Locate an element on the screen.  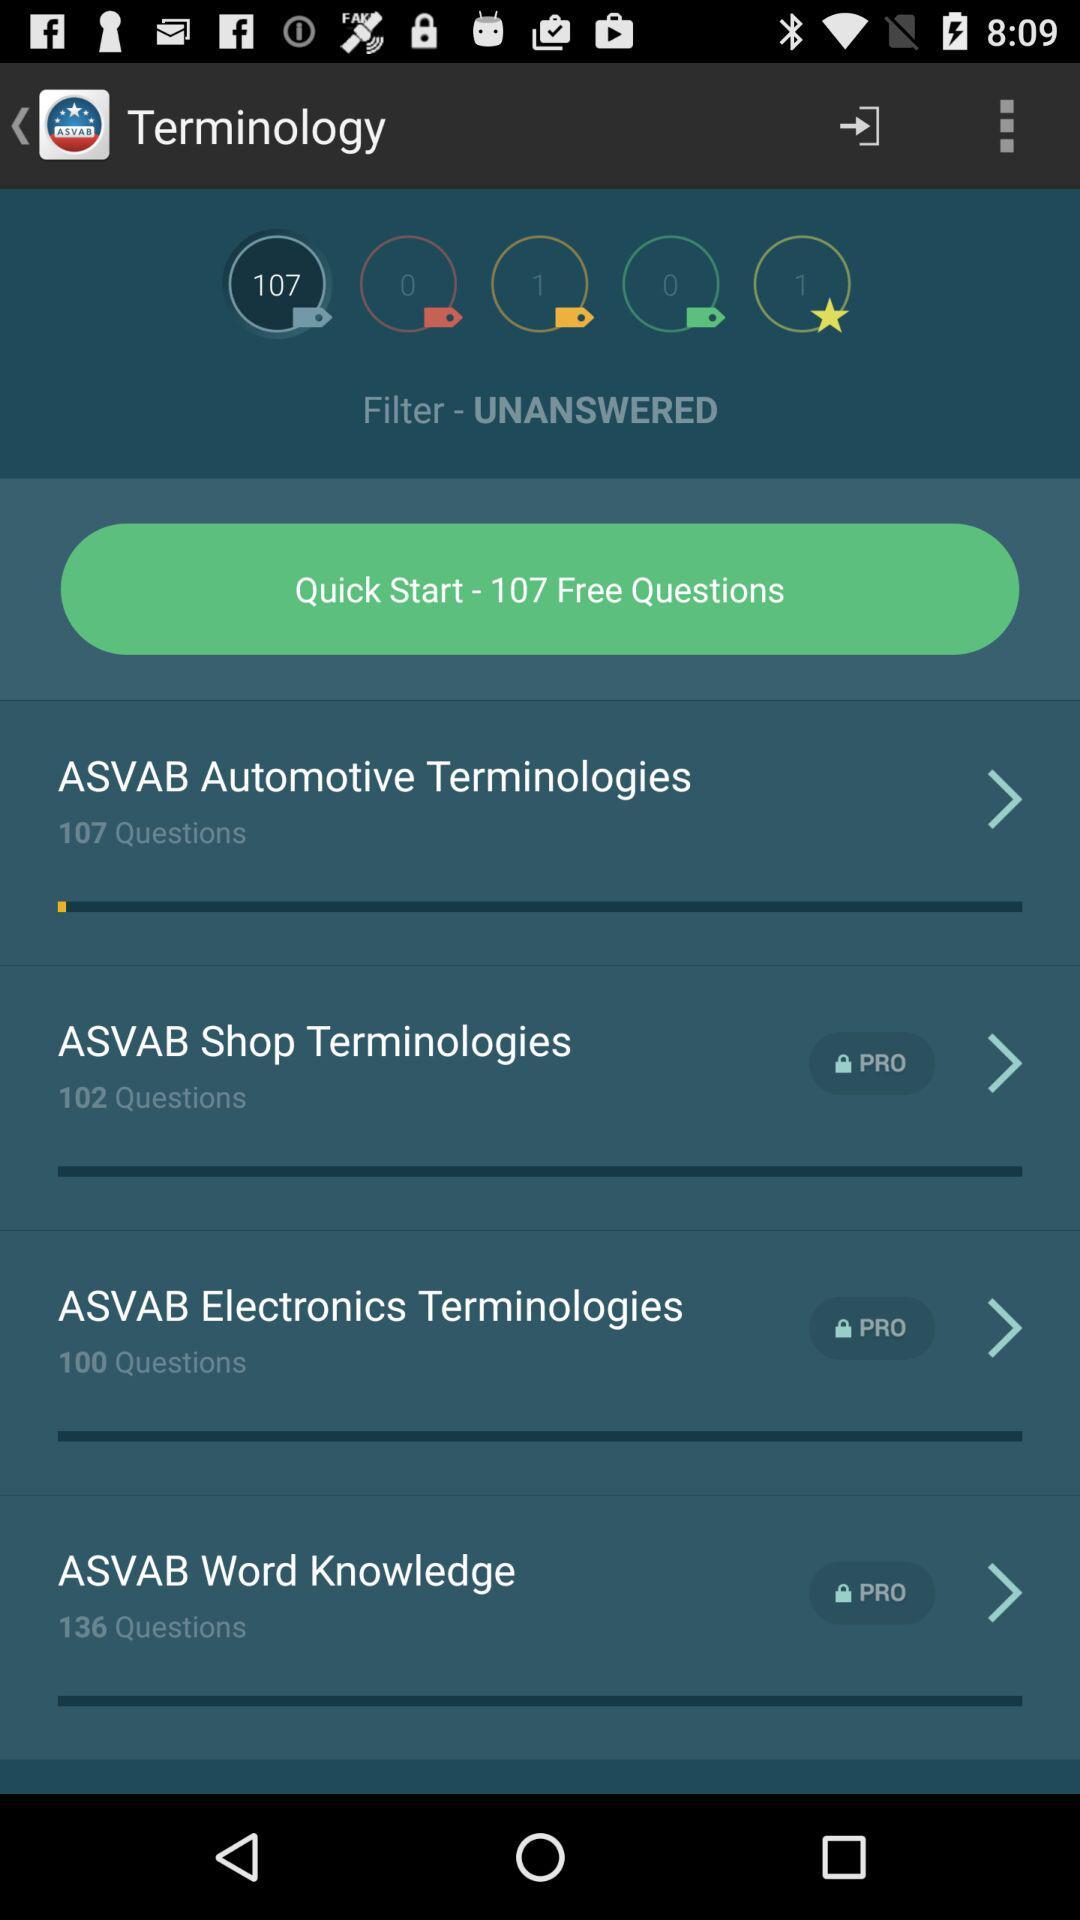
136 questions is located at coordinates (151, 1625).